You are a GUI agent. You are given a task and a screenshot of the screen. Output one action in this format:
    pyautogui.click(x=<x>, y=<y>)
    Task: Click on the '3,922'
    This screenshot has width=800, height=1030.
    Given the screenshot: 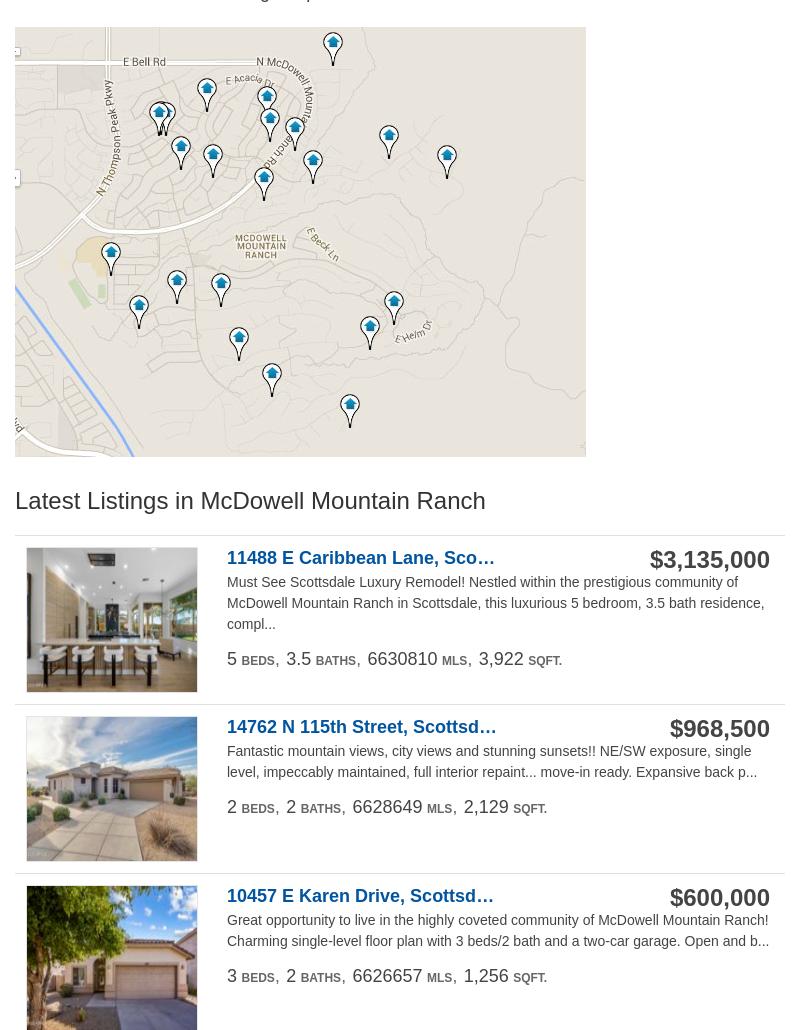 What is the action you would take?
    pyautogui.click(x=500, y=656)
    